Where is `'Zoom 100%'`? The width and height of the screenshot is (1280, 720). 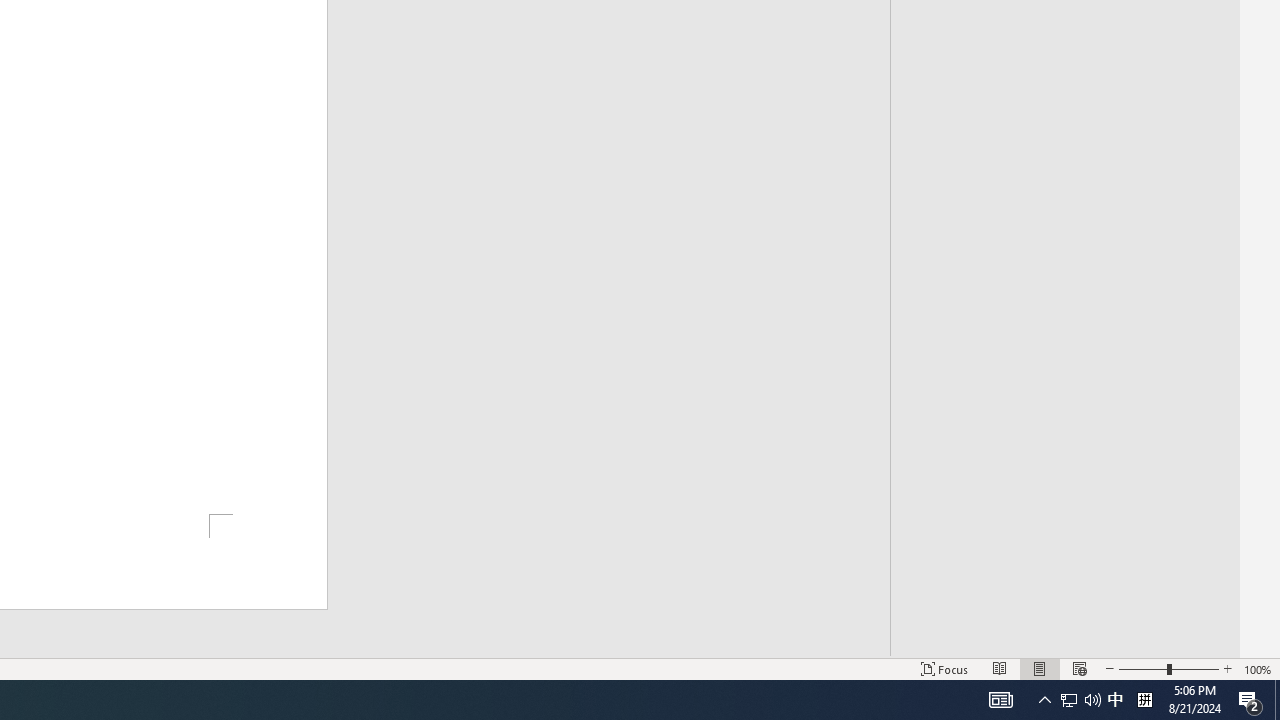
'Zoom 100%' is located at coordinates (1257, 669).